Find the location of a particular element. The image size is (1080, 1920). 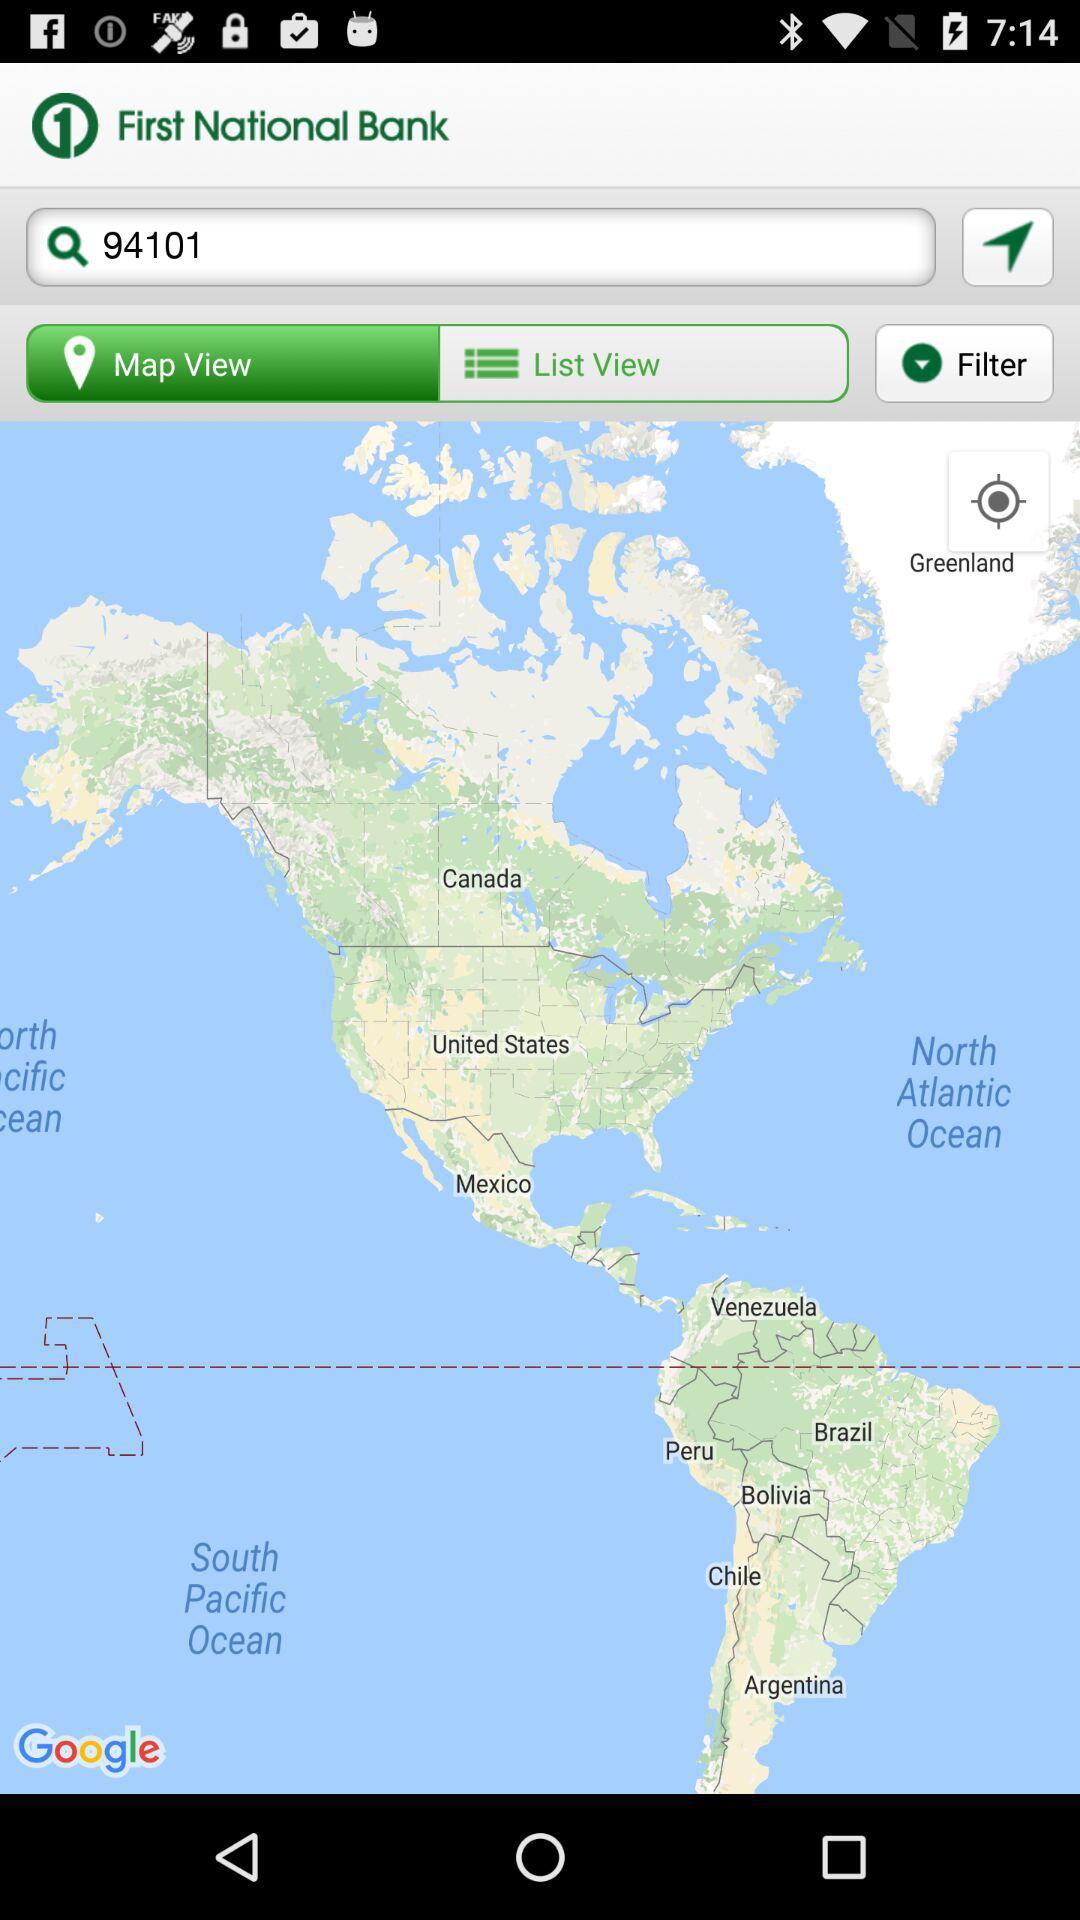

the icon to the left of the list view button is located at coordinates (232, 363).